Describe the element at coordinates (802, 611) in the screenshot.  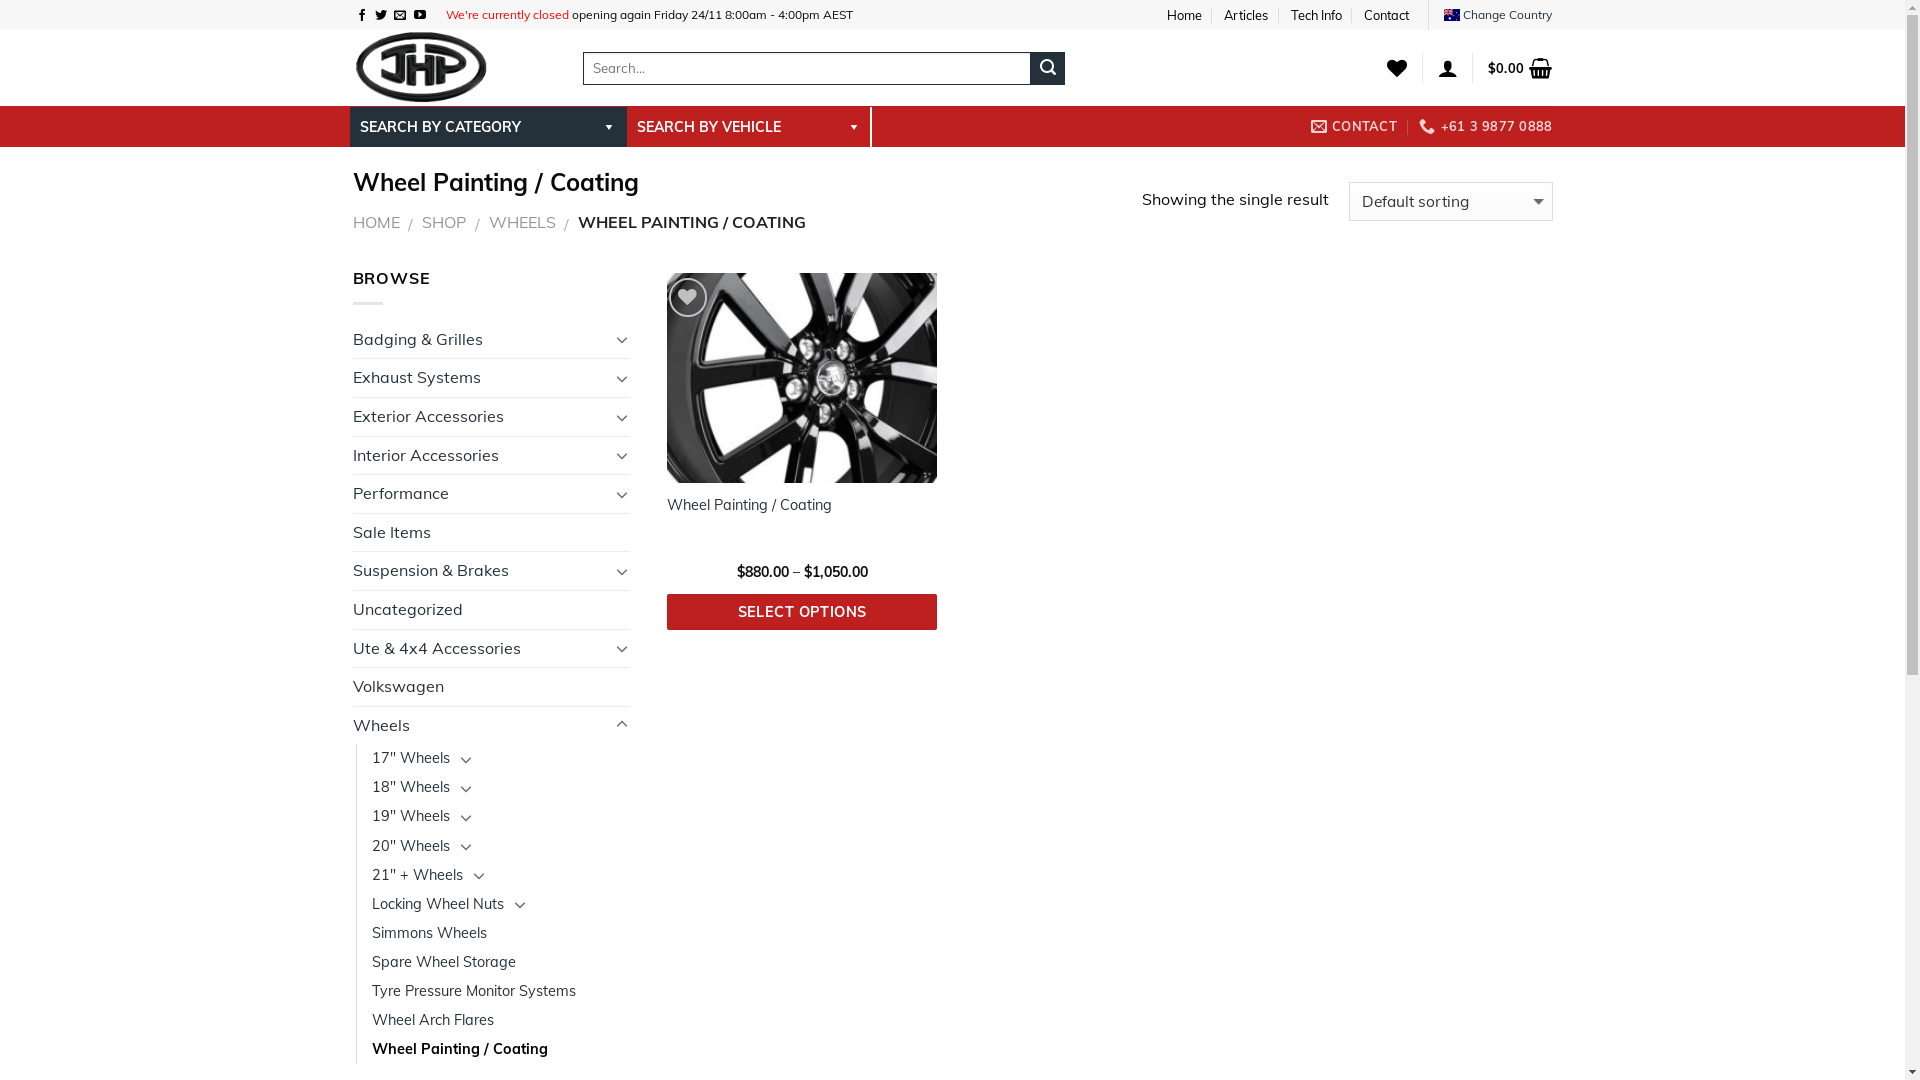
I see `'SELECT OPTIONS'` at that location.